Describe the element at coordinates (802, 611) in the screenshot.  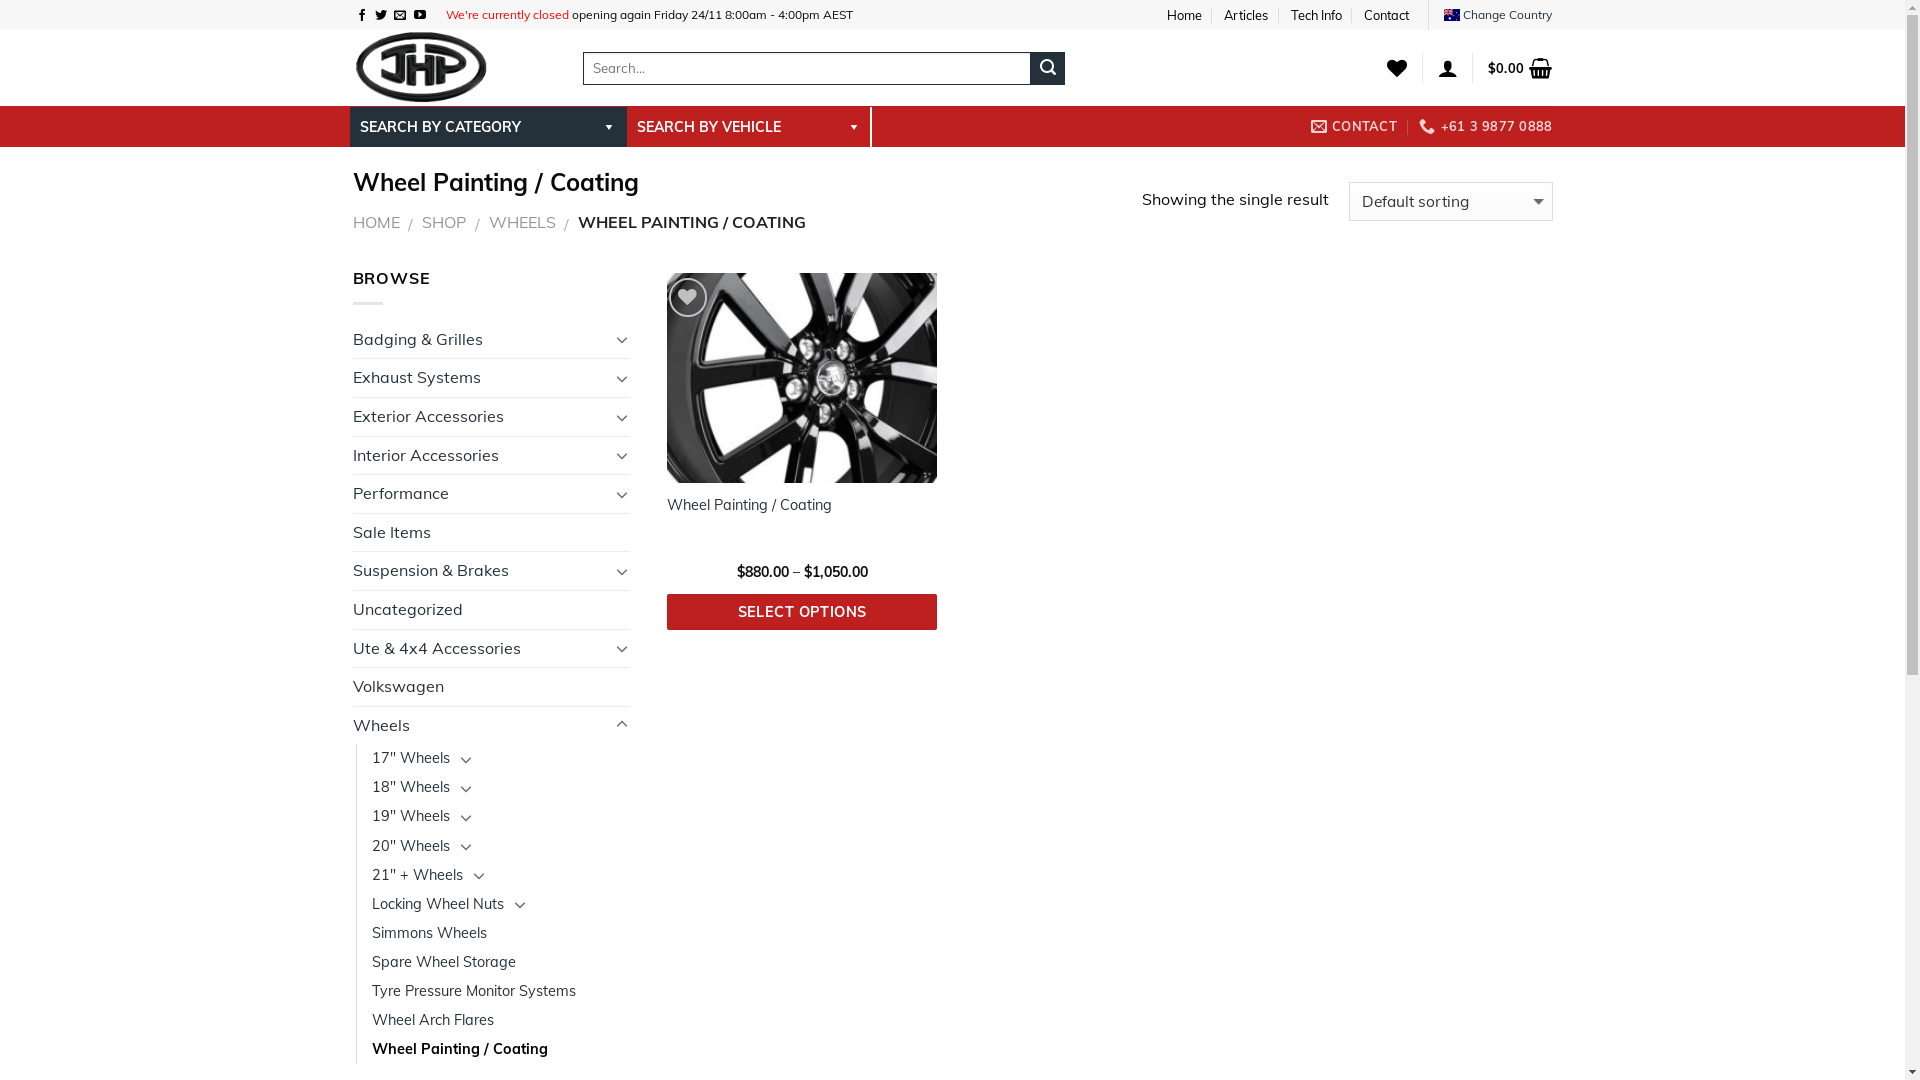
I see `'SELECT OPTIONS'` at that location.